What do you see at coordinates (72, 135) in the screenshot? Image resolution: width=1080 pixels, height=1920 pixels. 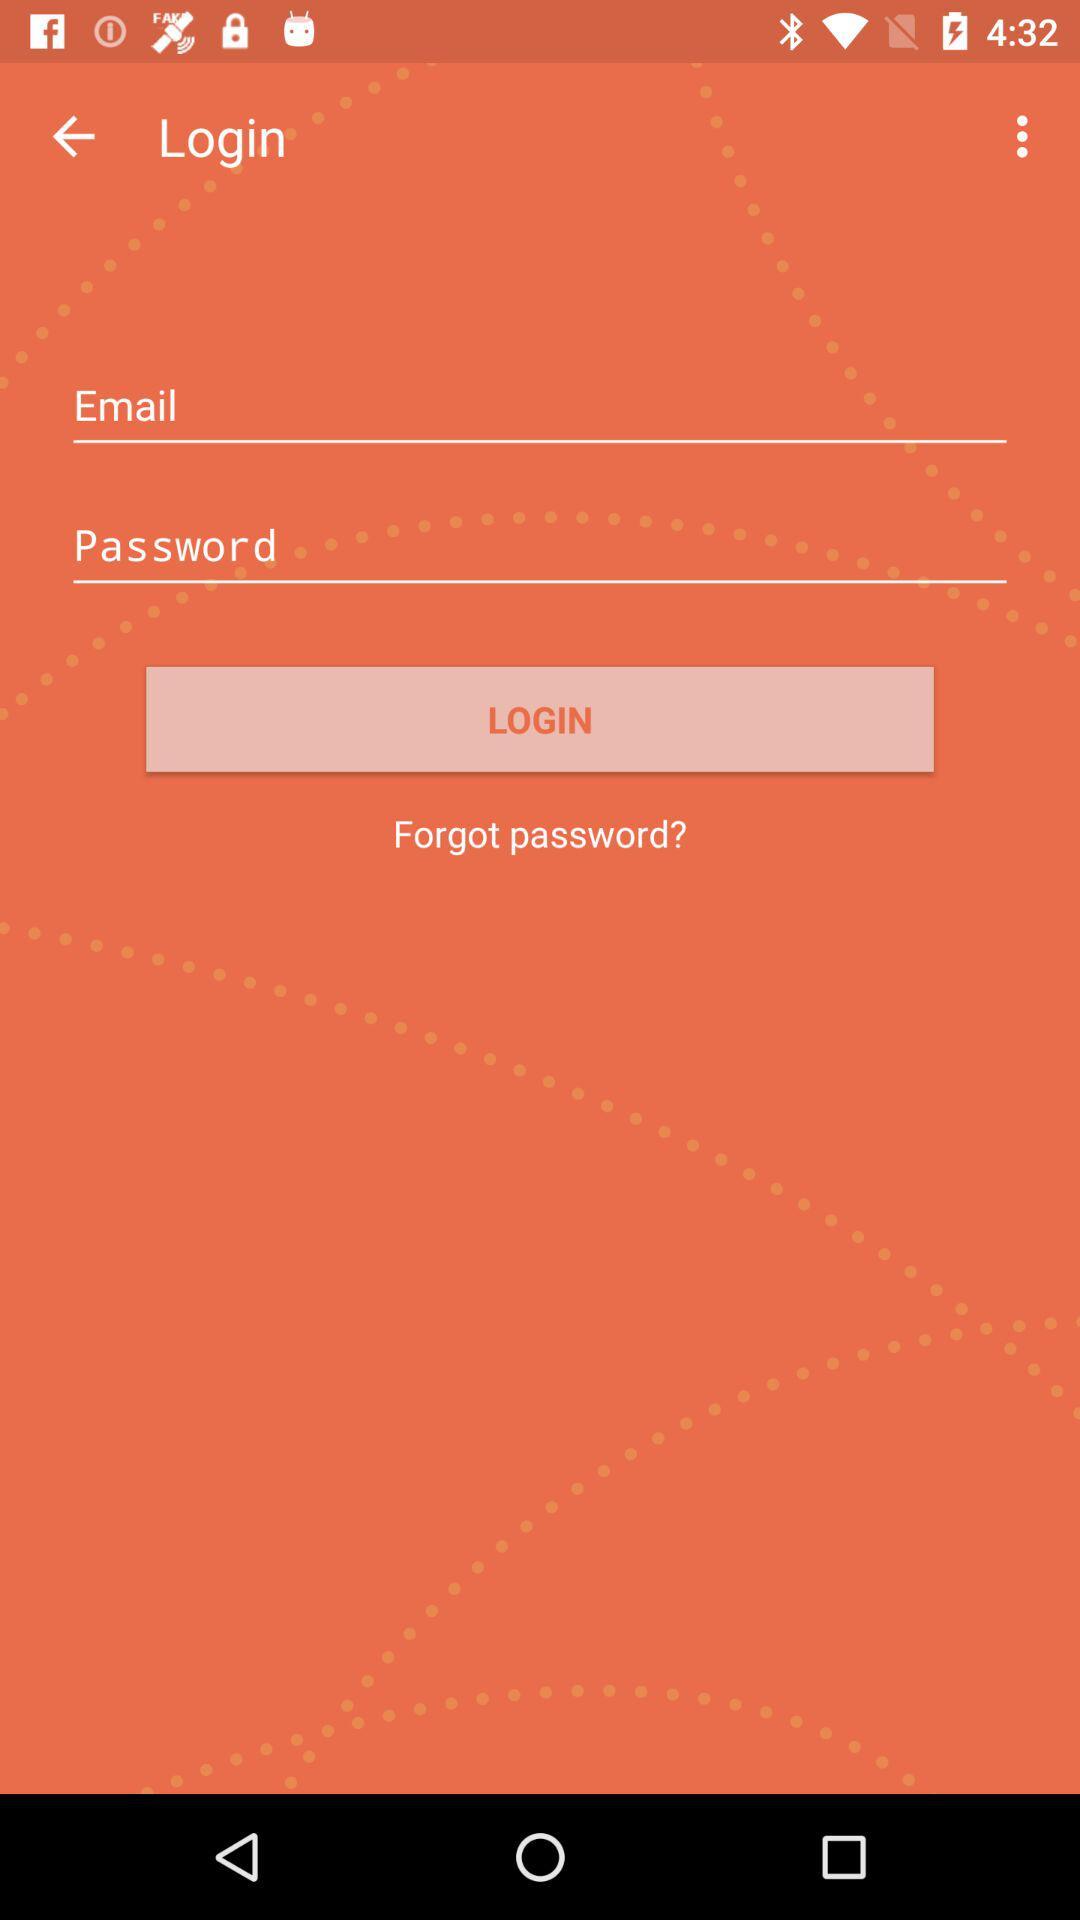 I see `exit the login screen` at bounding box center [72, 135].